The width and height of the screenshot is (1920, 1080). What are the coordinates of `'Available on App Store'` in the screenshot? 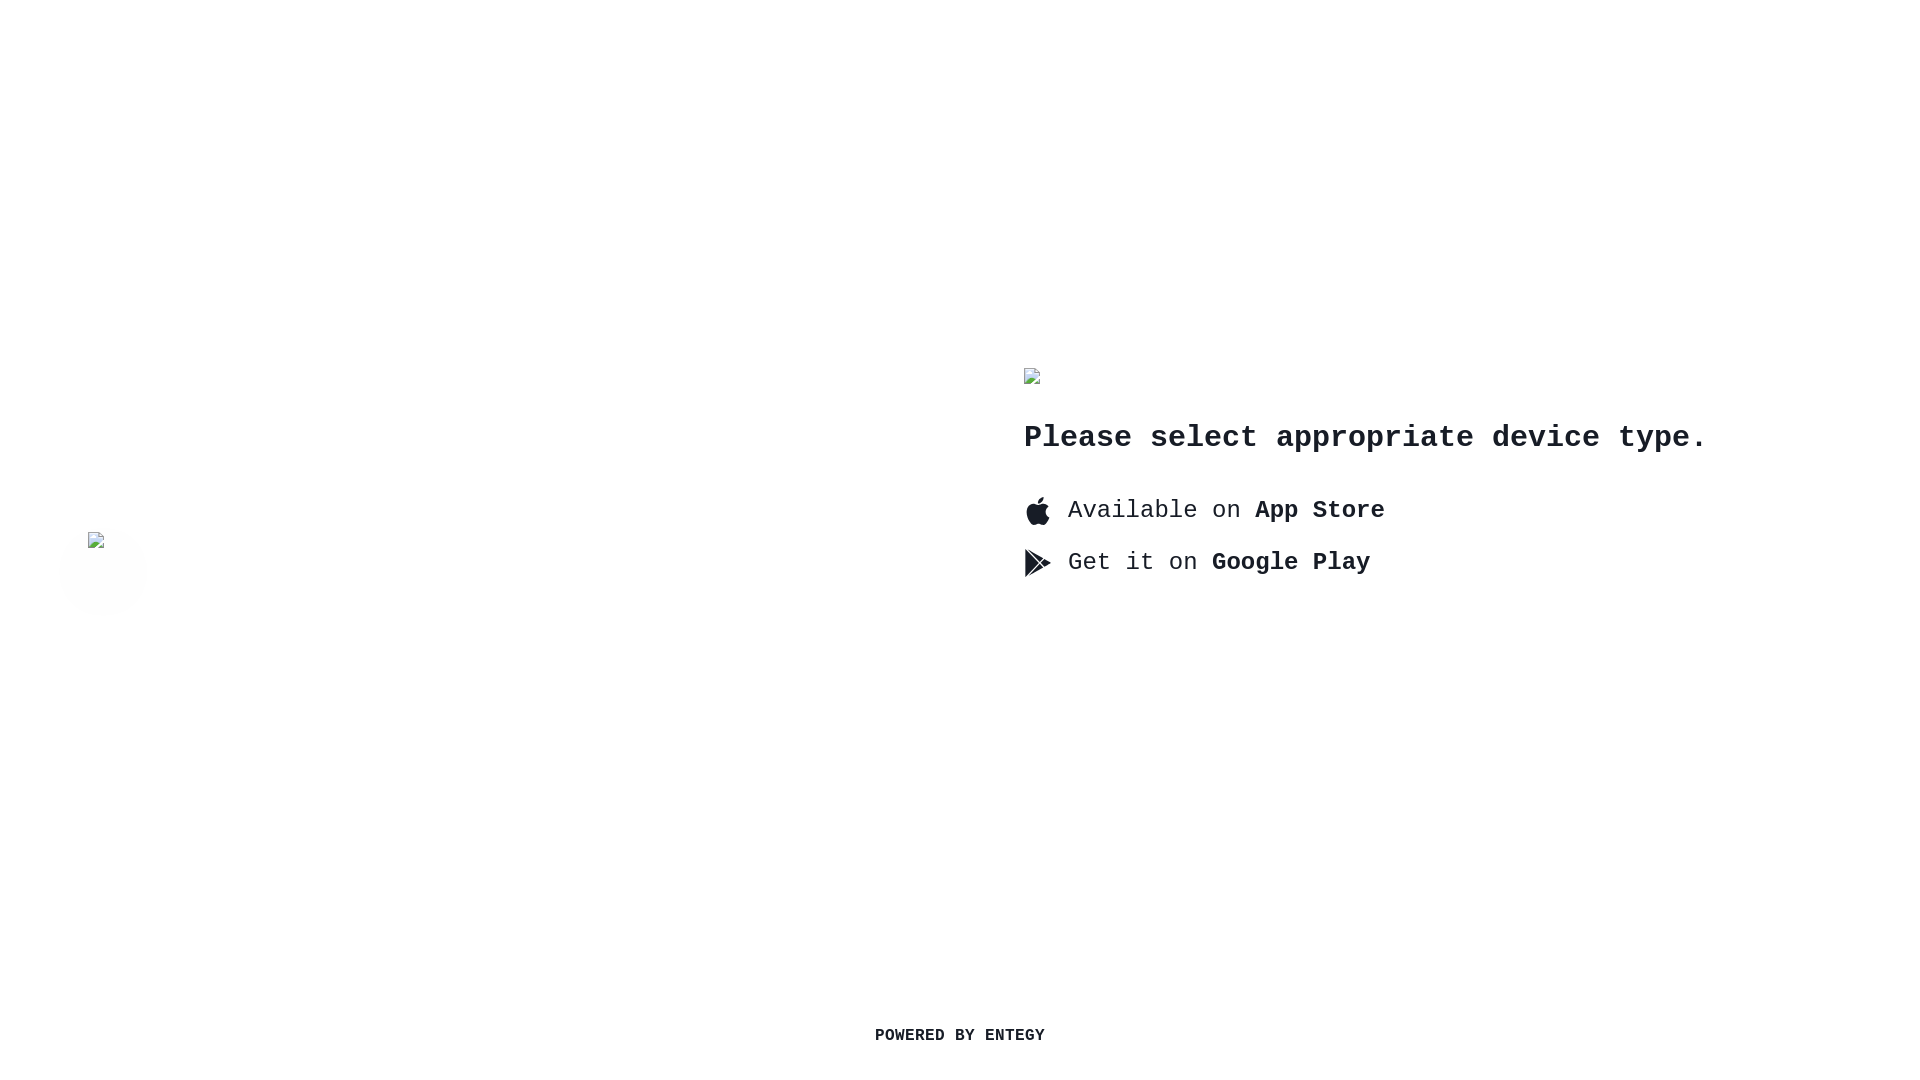 It's located at (1203, 508).